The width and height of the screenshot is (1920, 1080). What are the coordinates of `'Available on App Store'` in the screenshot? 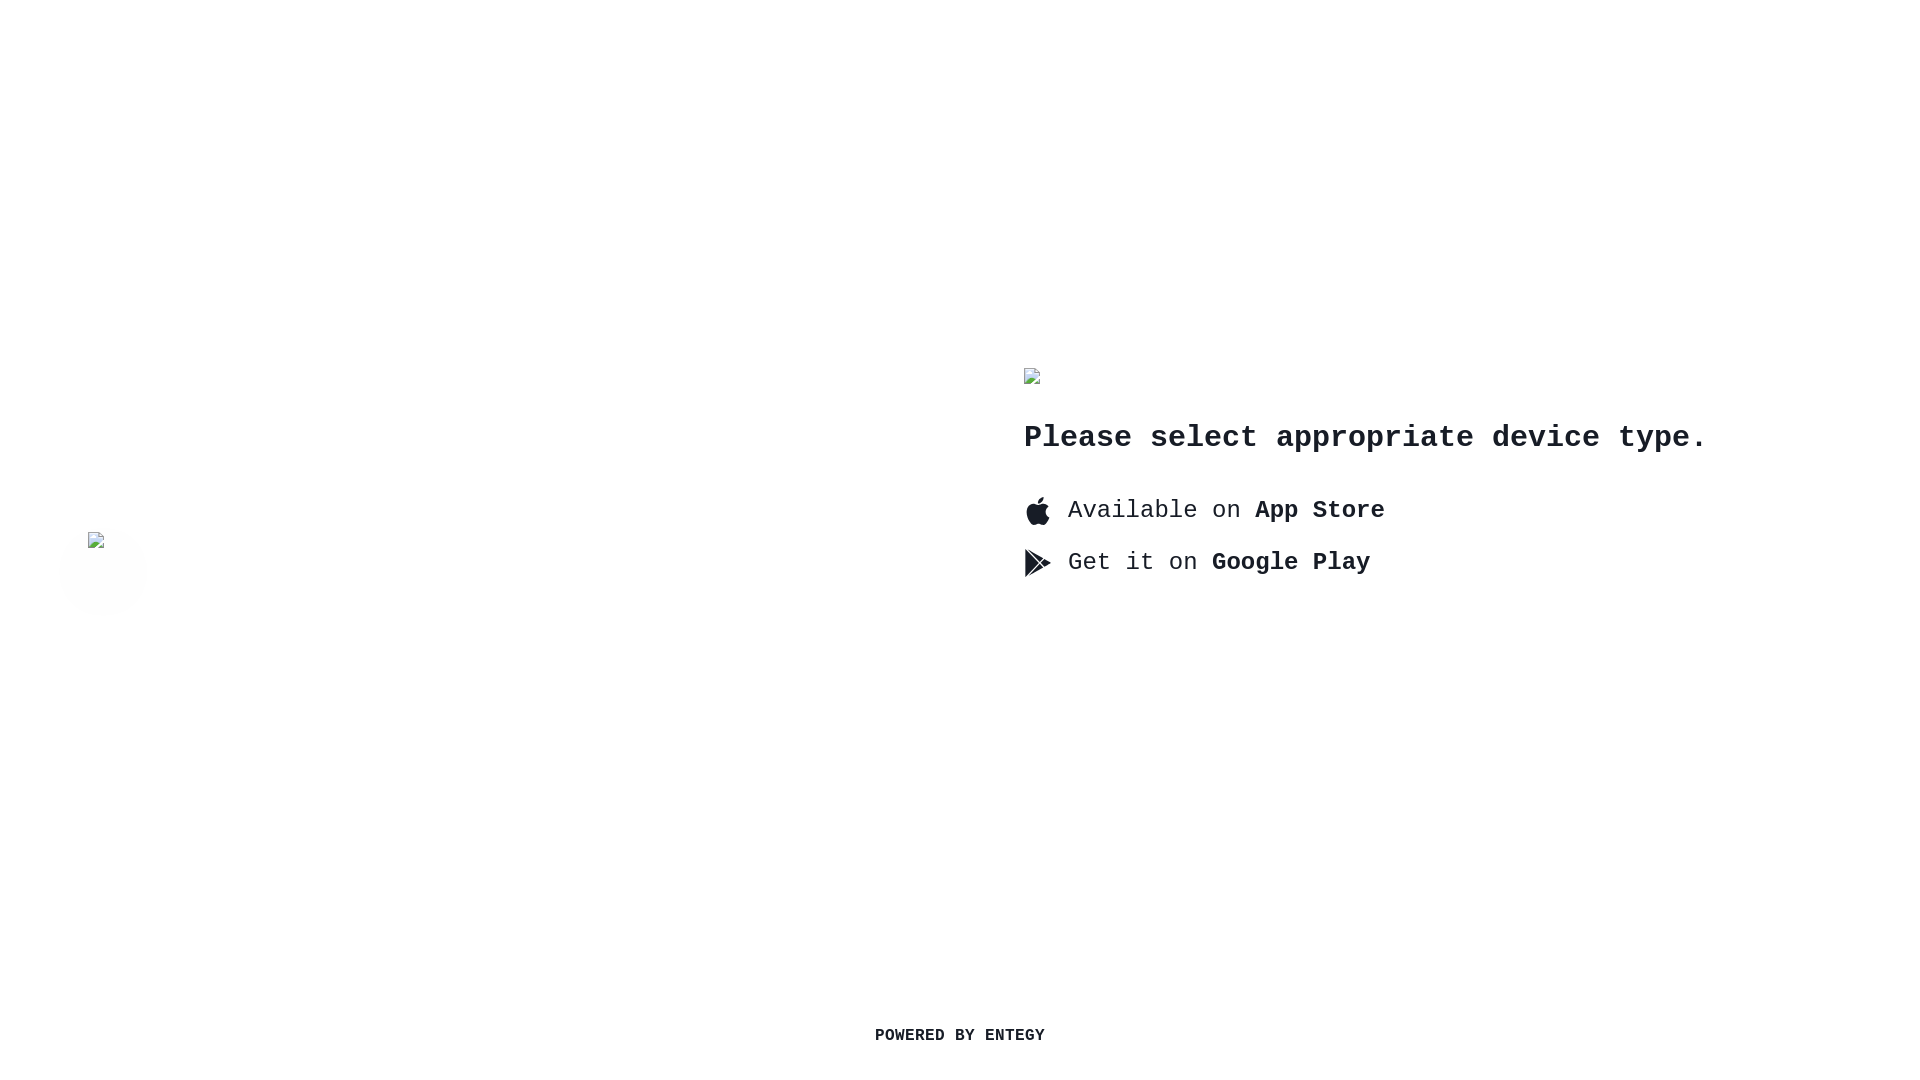 It's located at (1203, 508).